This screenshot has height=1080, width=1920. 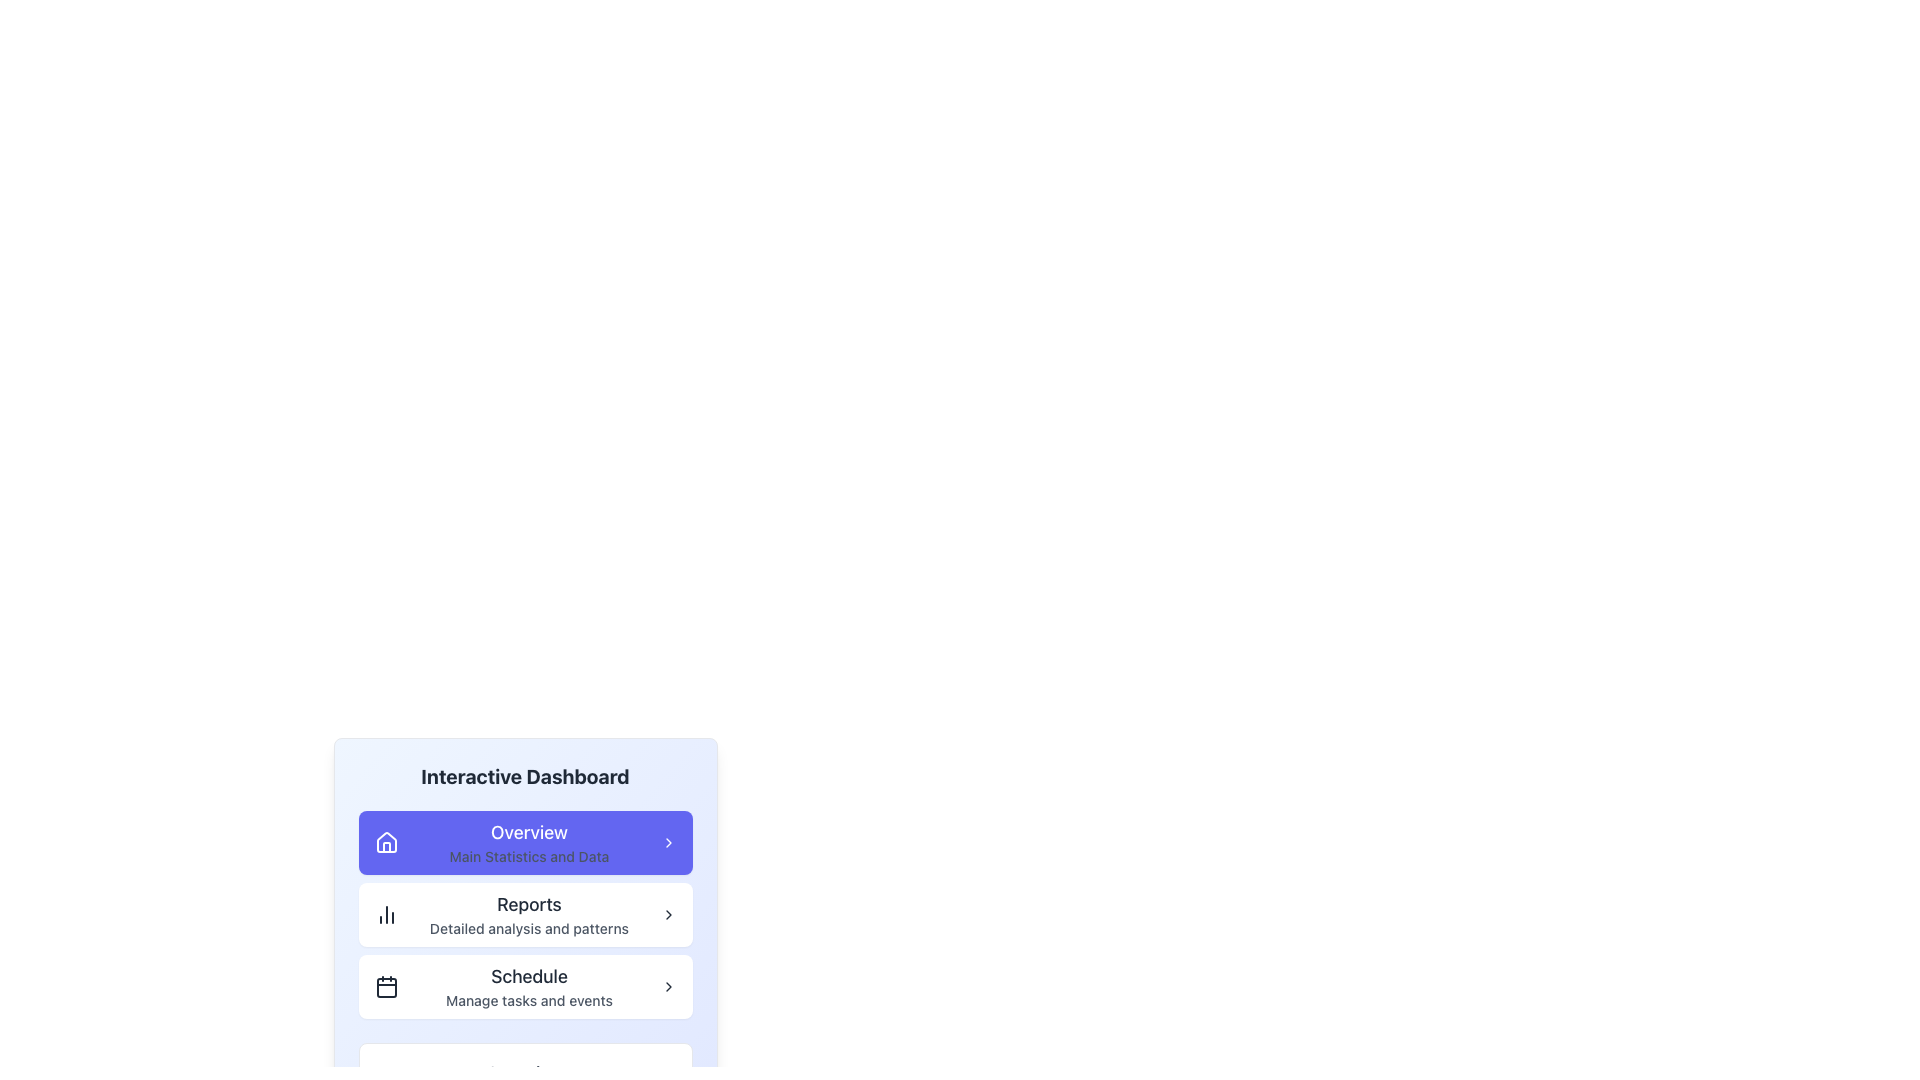 I want to click on the List Item containing 'Reports' and 'Detailed analysis and patterns', so click(x=529, y=914).